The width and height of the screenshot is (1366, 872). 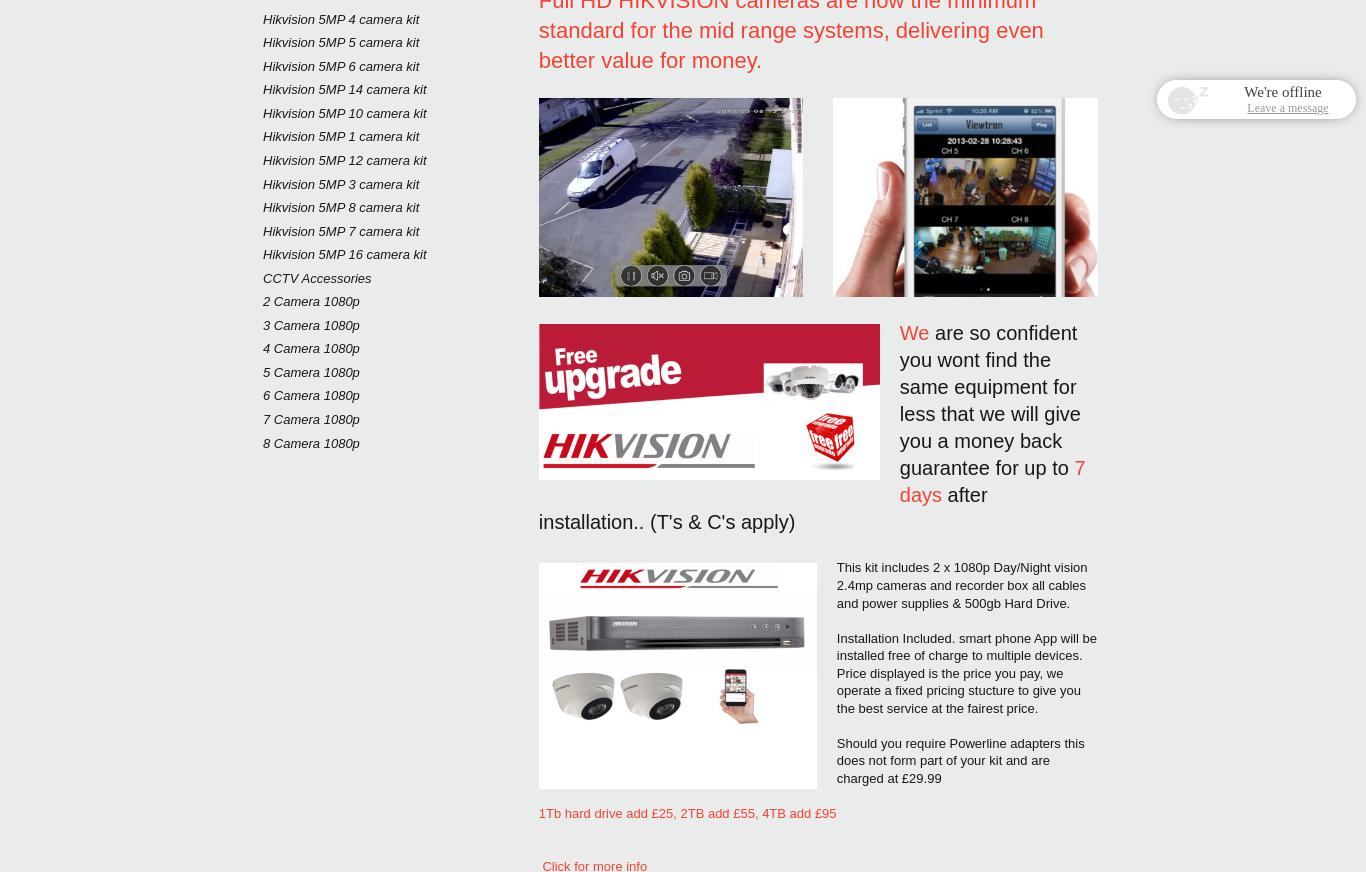 What do you see at coordinates (311, 348) in the screenshot?
I see `'4 Camera 1080p'` at bounding box center [311, 348].